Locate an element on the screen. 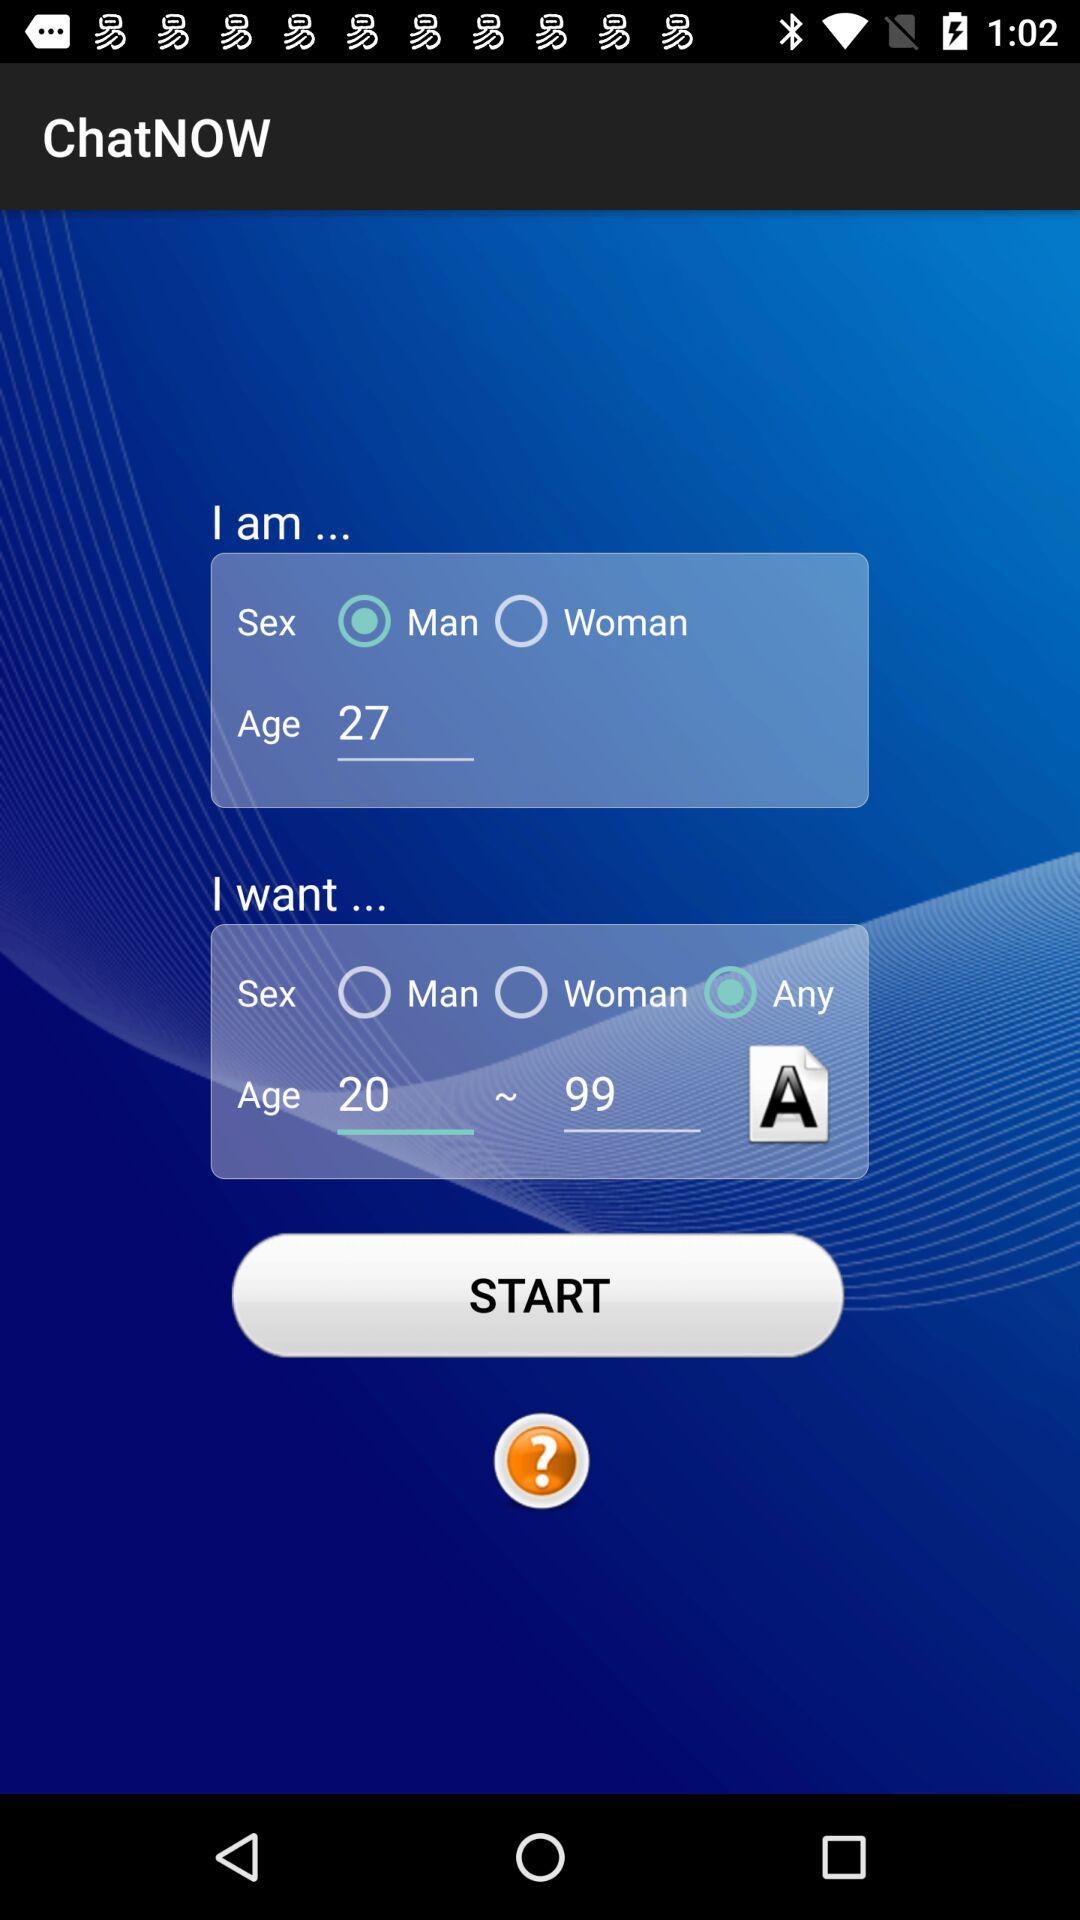 Image resolution: width=1080 pixels, height=1920 pixels. question option is located at coordinates (540, 1462).